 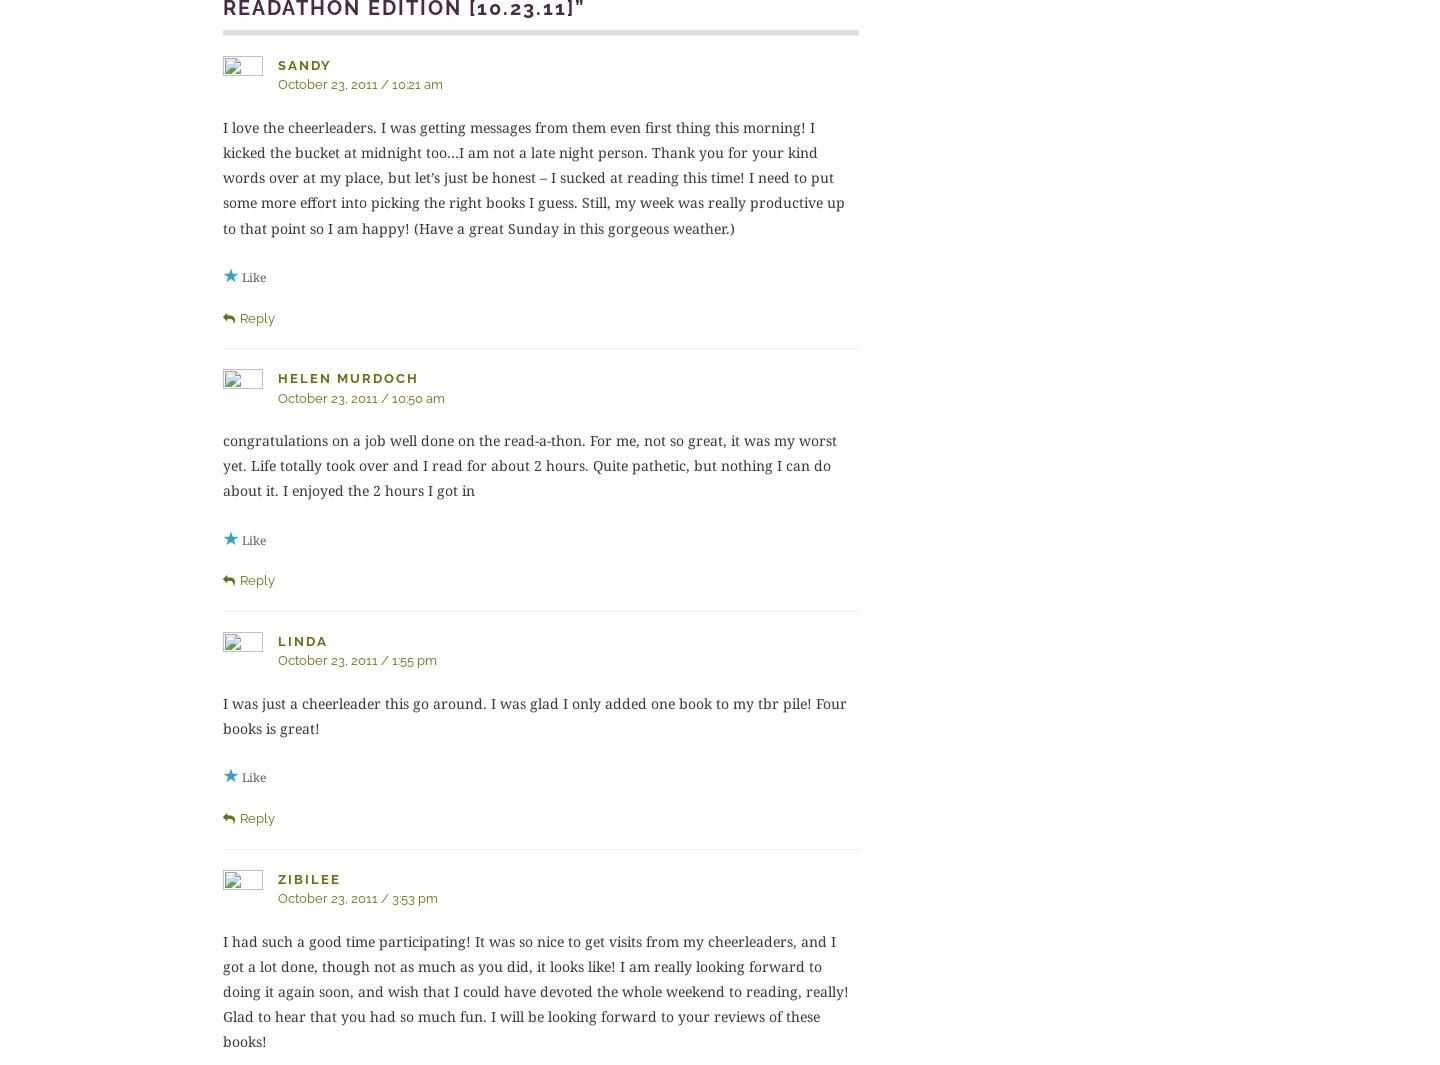 What do you see at coordinates (360, 396) in the screenshot?
I see `'October 23, 2011 / 10:50 am'` at bounding box center [360, 396].